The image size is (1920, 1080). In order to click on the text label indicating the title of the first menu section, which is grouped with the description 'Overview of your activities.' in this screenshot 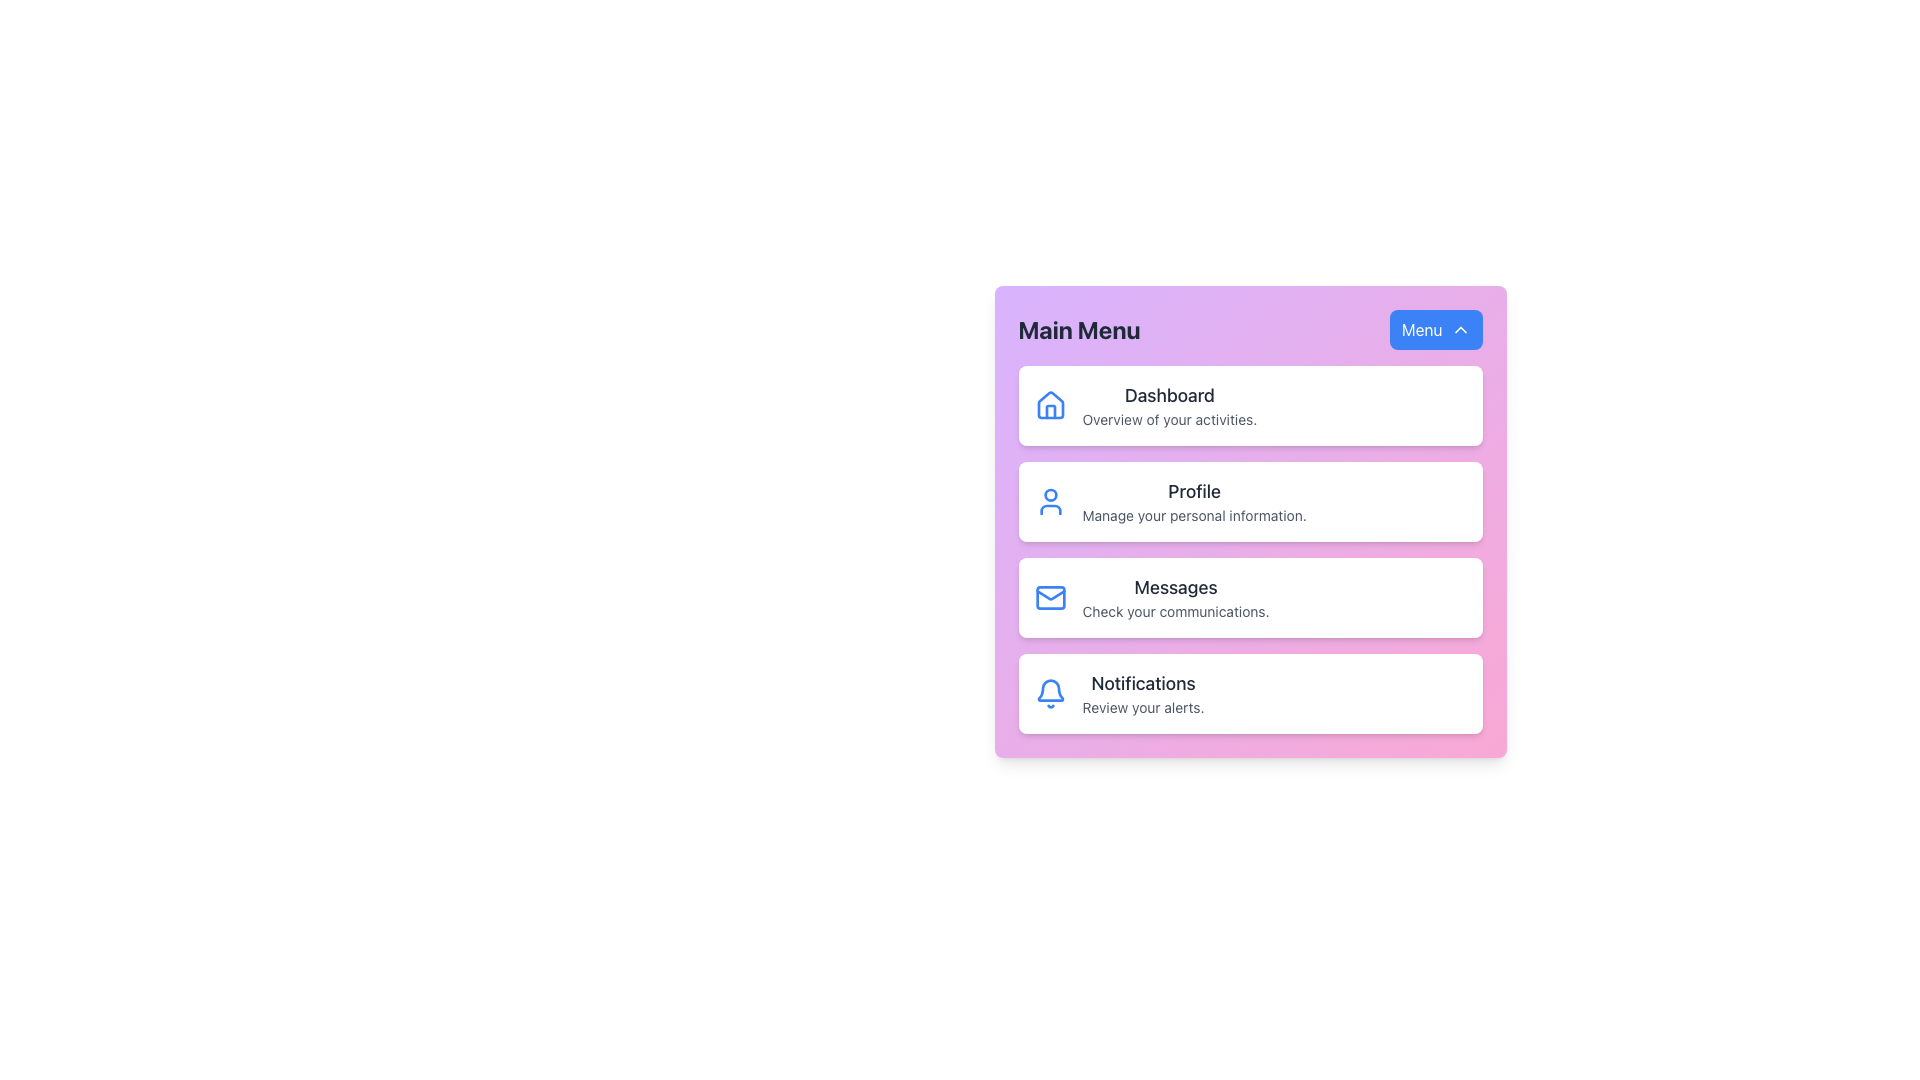, I will do `click(1169, 396)`.